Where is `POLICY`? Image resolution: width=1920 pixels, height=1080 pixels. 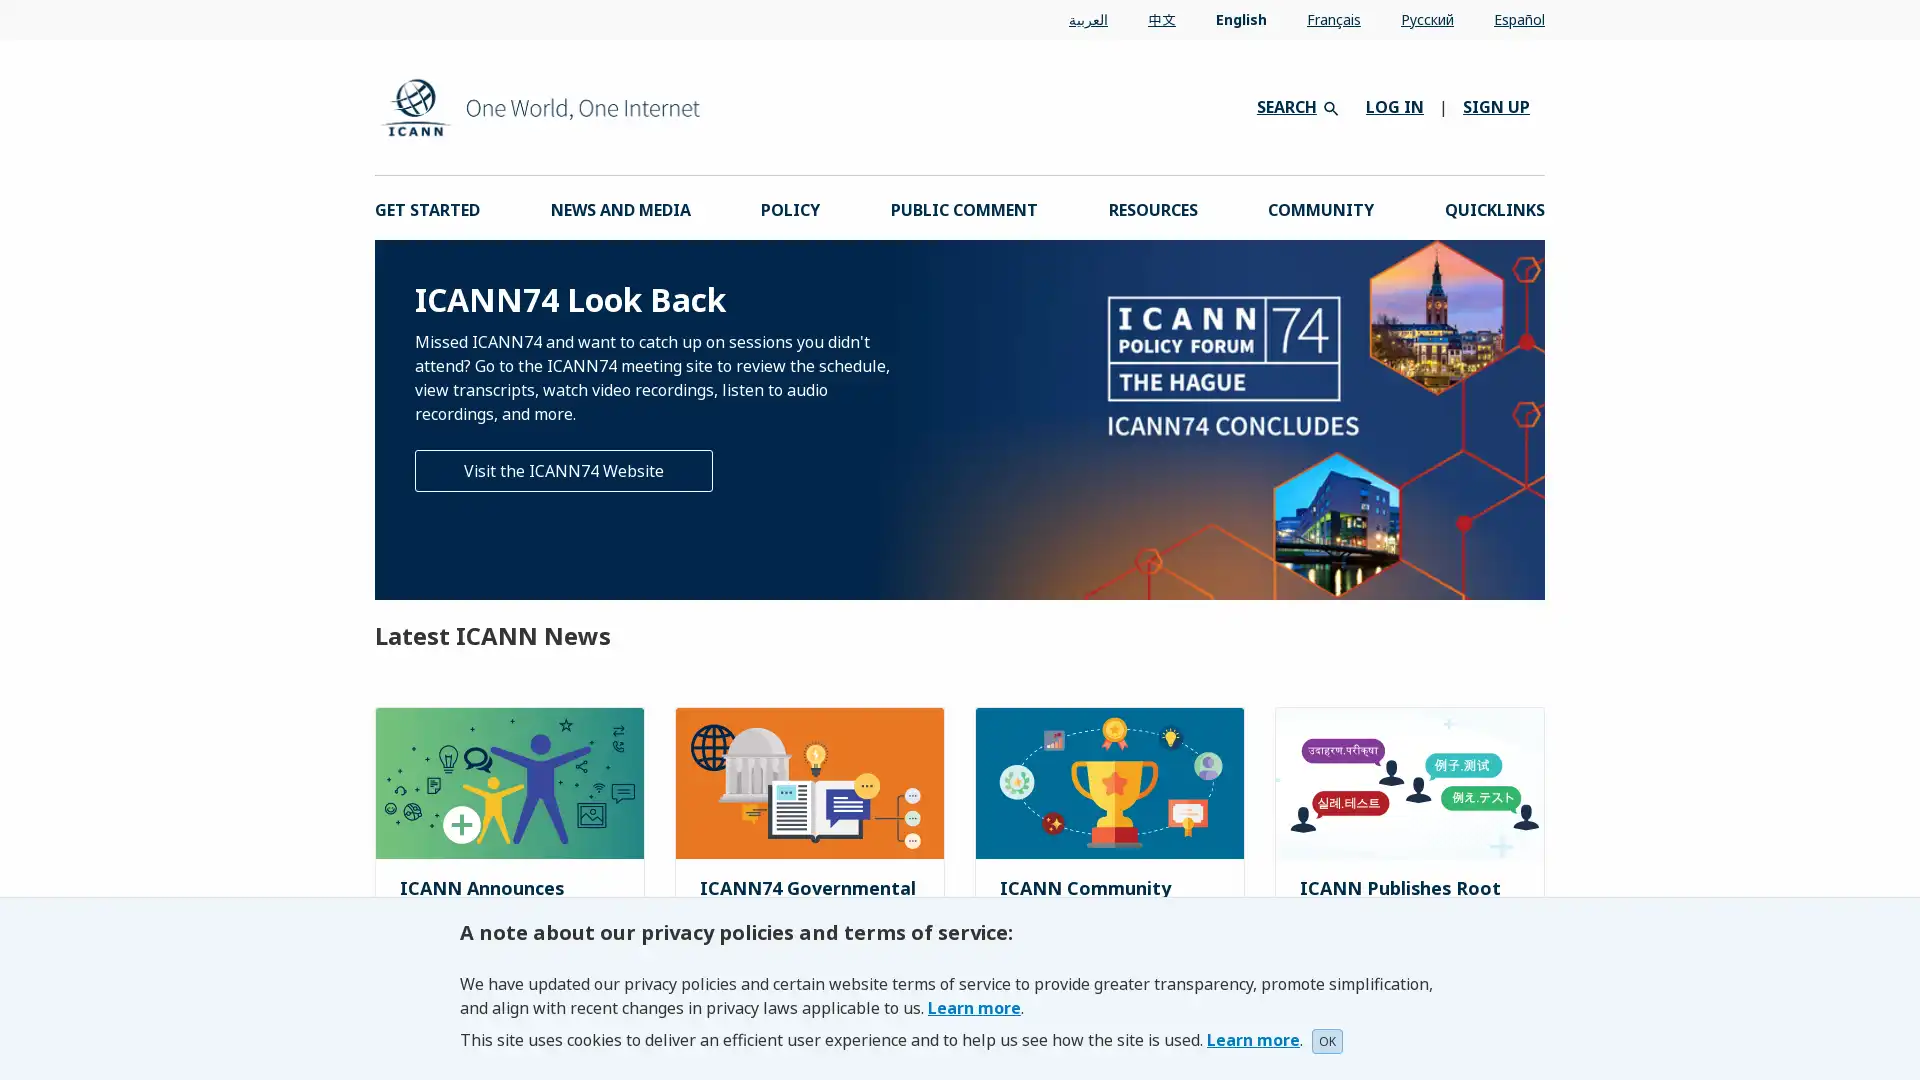
POLICY is located at coordinates (789, 208).